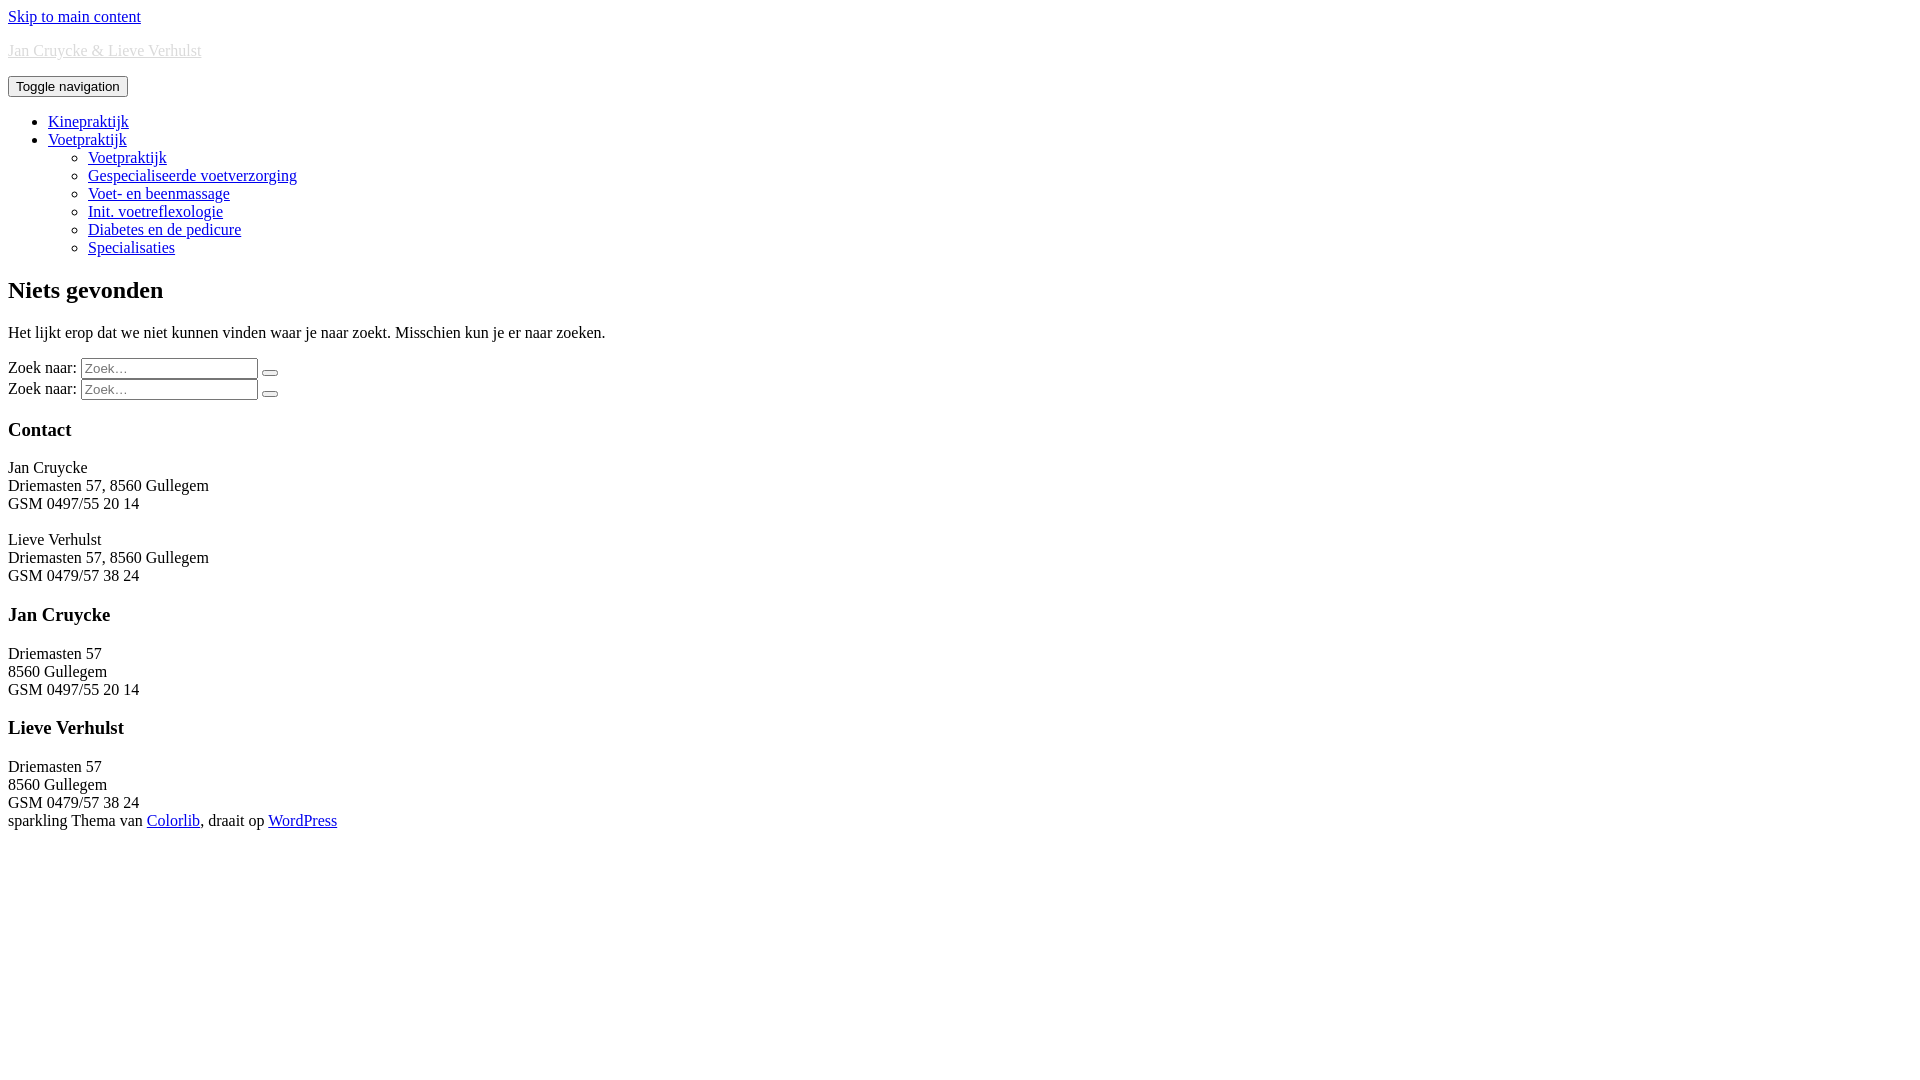  What do you see at coordinates (8, 49) in the screenshot?
I see `'Jan Cruycke & Lieve Verhulst'` at bounding box center [8, 49].